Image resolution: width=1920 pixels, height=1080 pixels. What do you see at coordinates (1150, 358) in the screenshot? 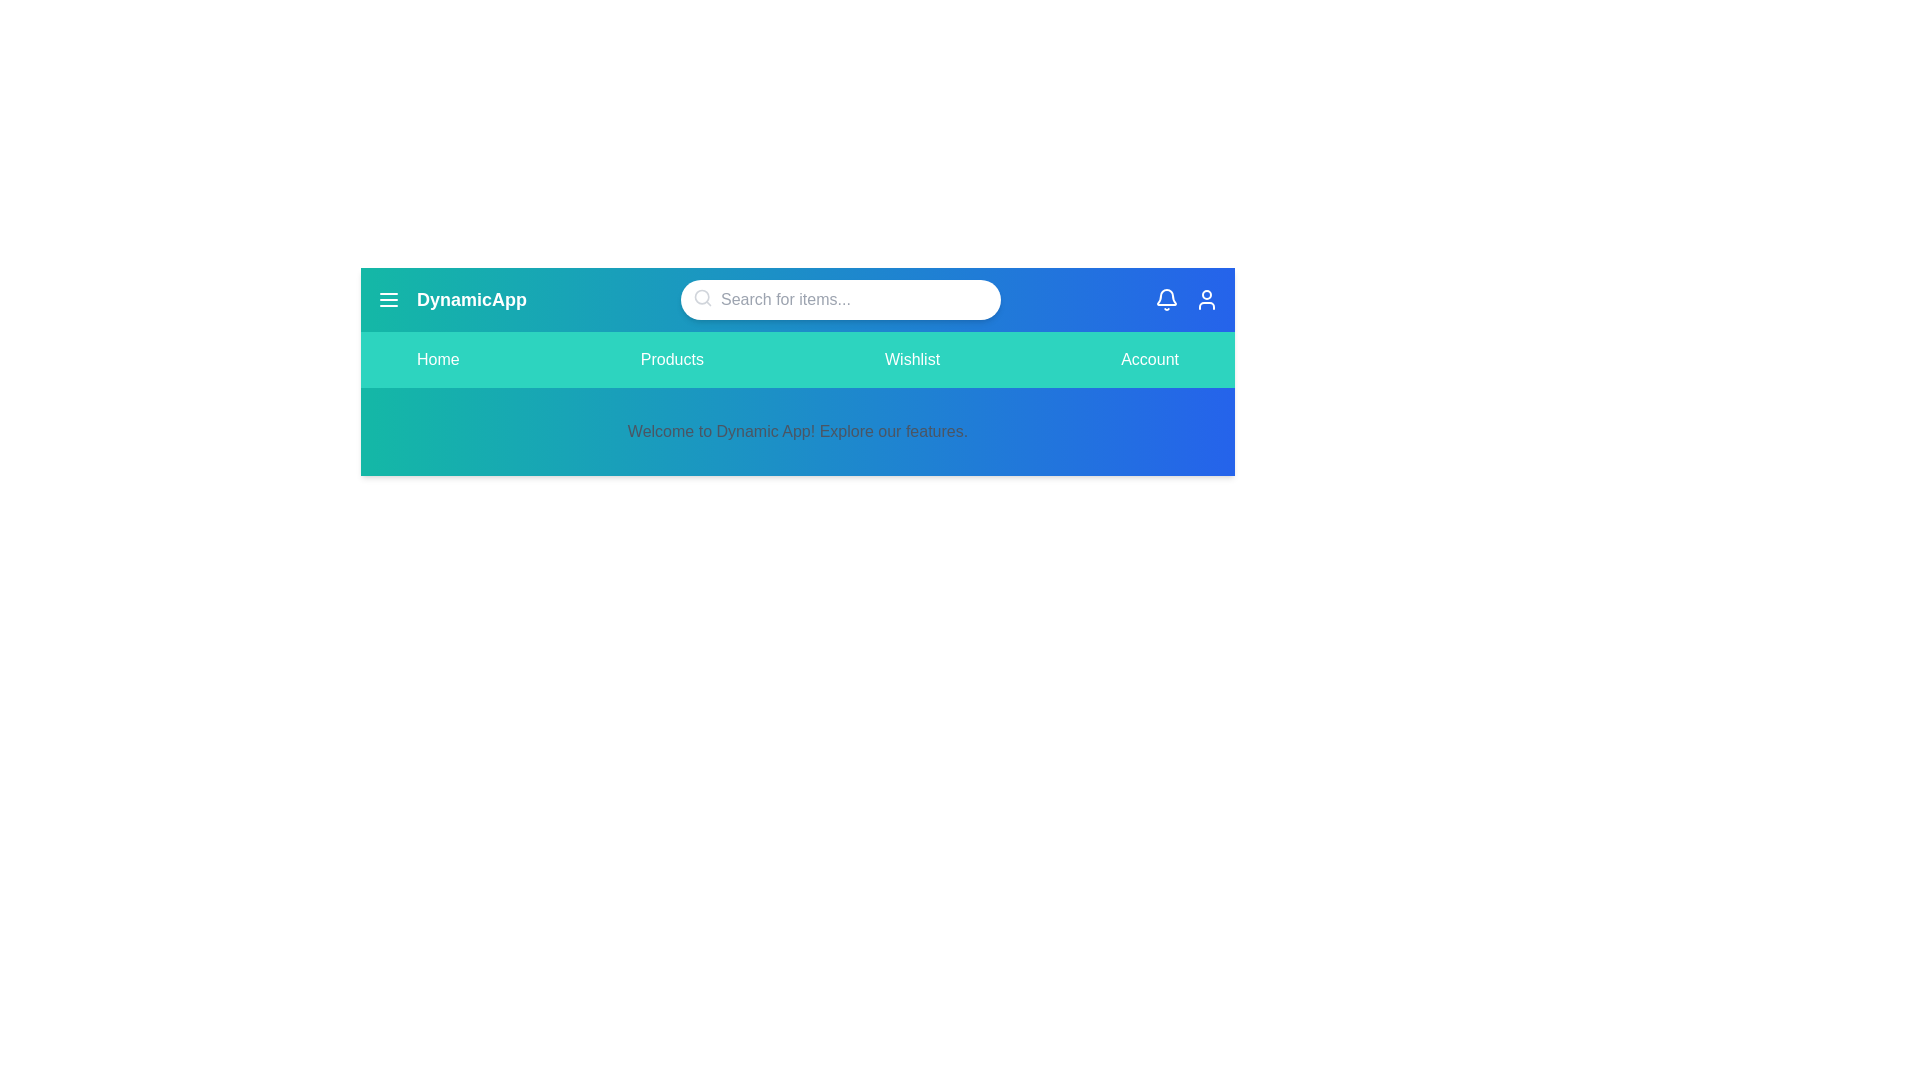
I see `the Account tab` at bounding box center [1150, 358].